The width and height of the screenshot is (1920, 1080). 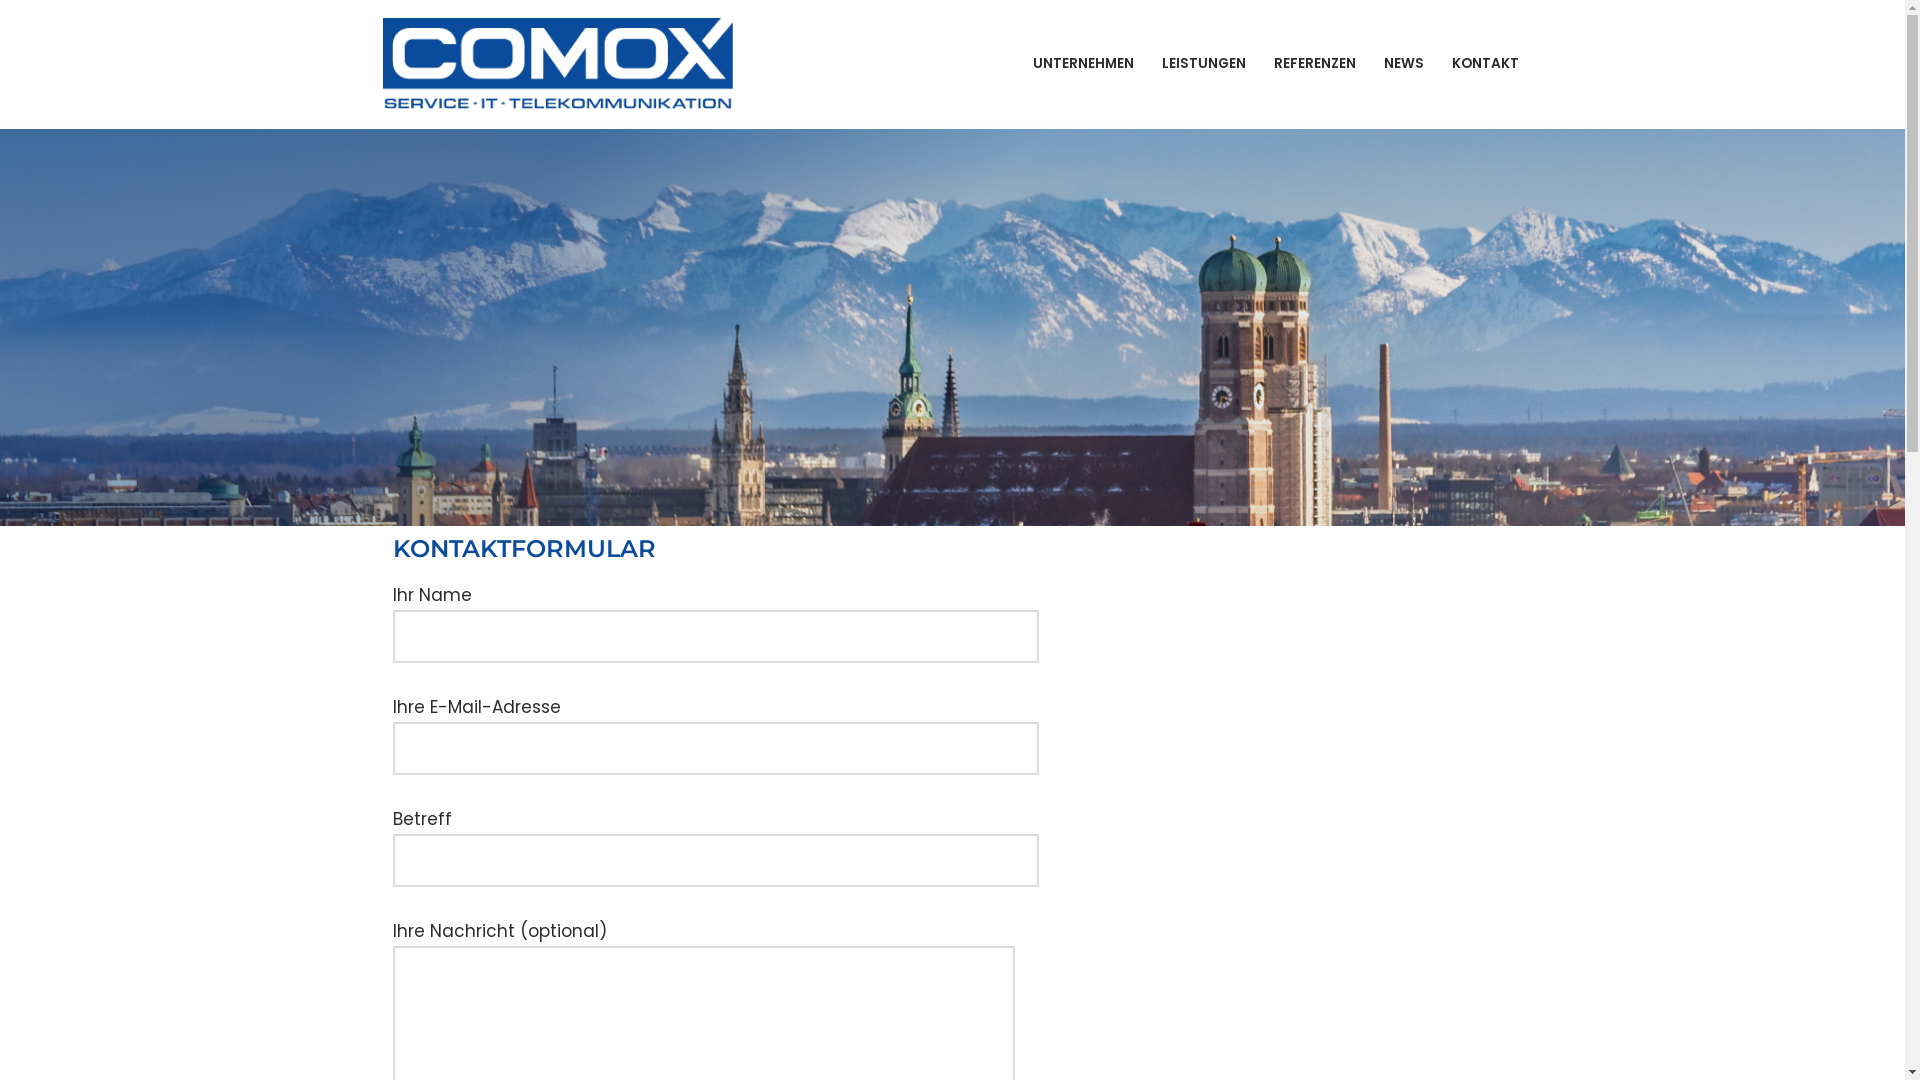 I want to click on 'LEISTUNGEN', so click(x=1203, y=62).